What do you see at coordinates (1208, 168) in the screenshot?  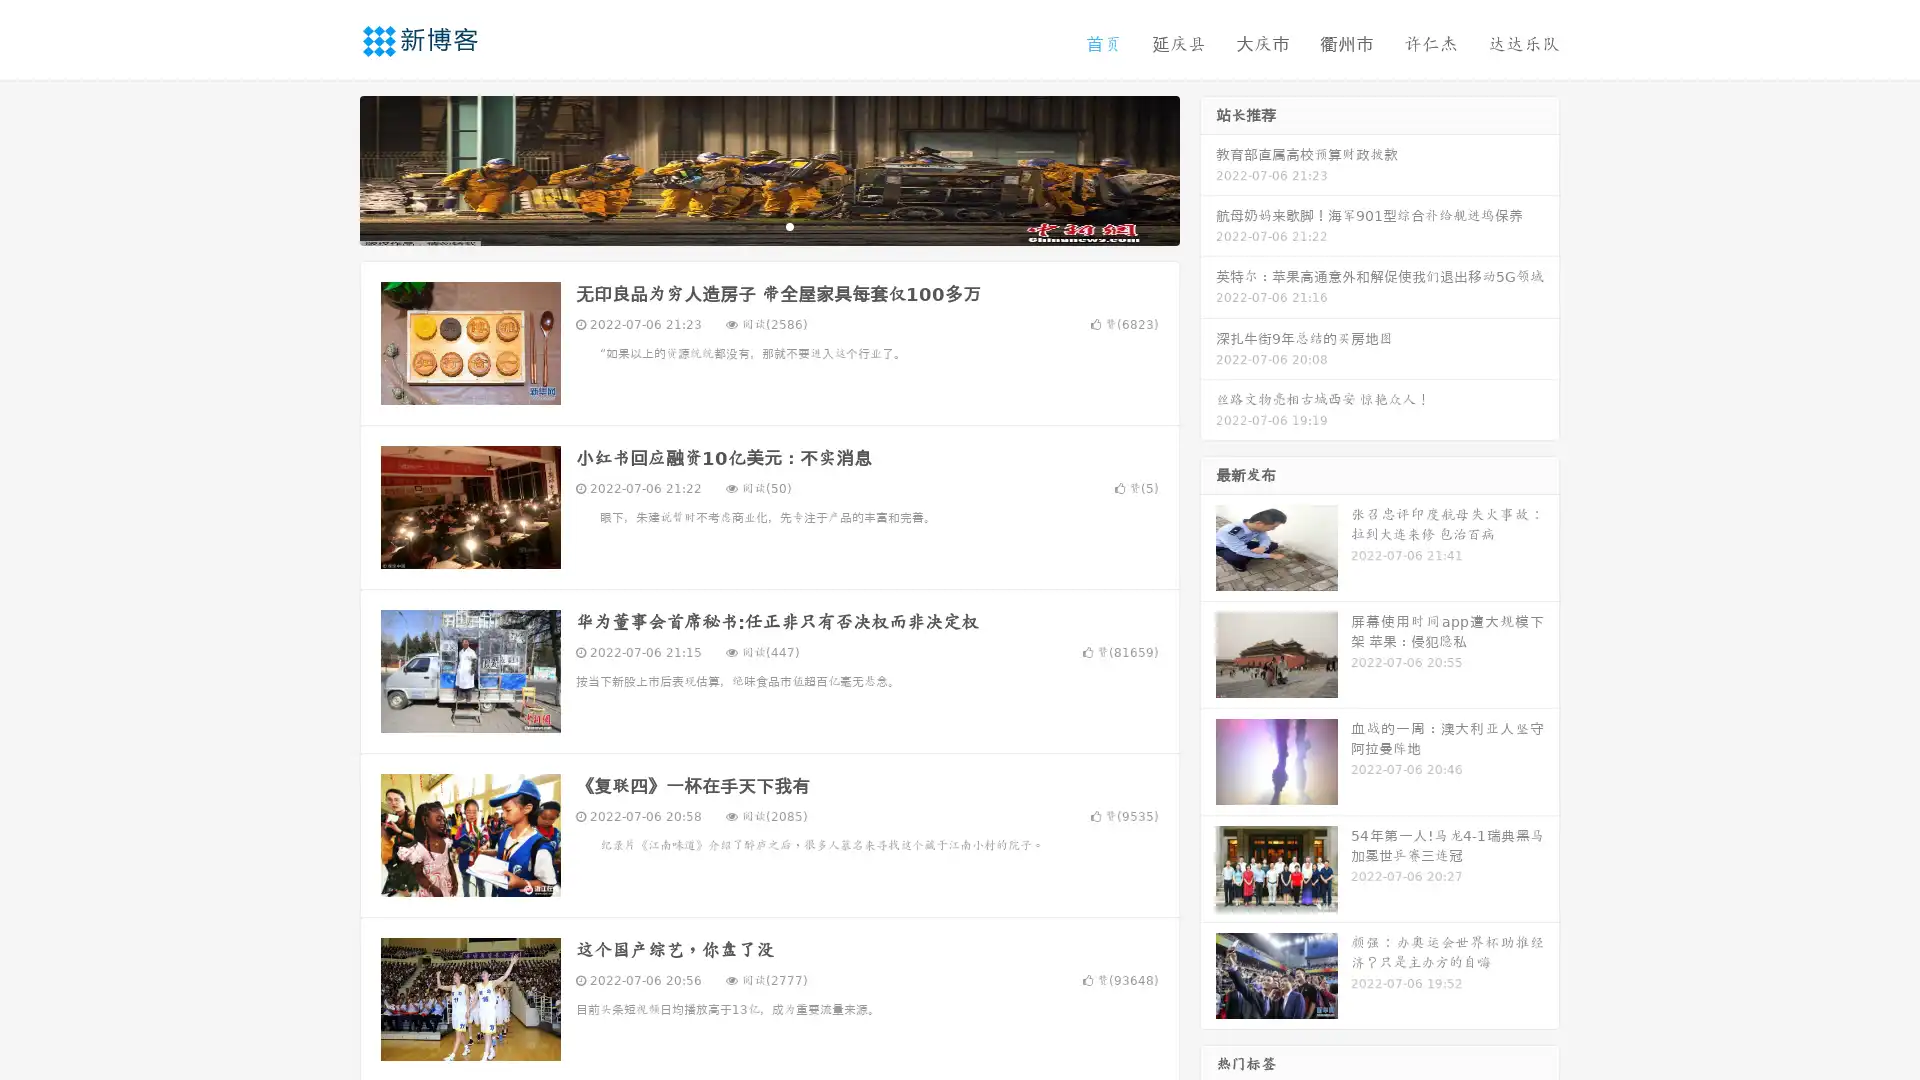 I see `Next slide` at bounding box center [1208, 168].